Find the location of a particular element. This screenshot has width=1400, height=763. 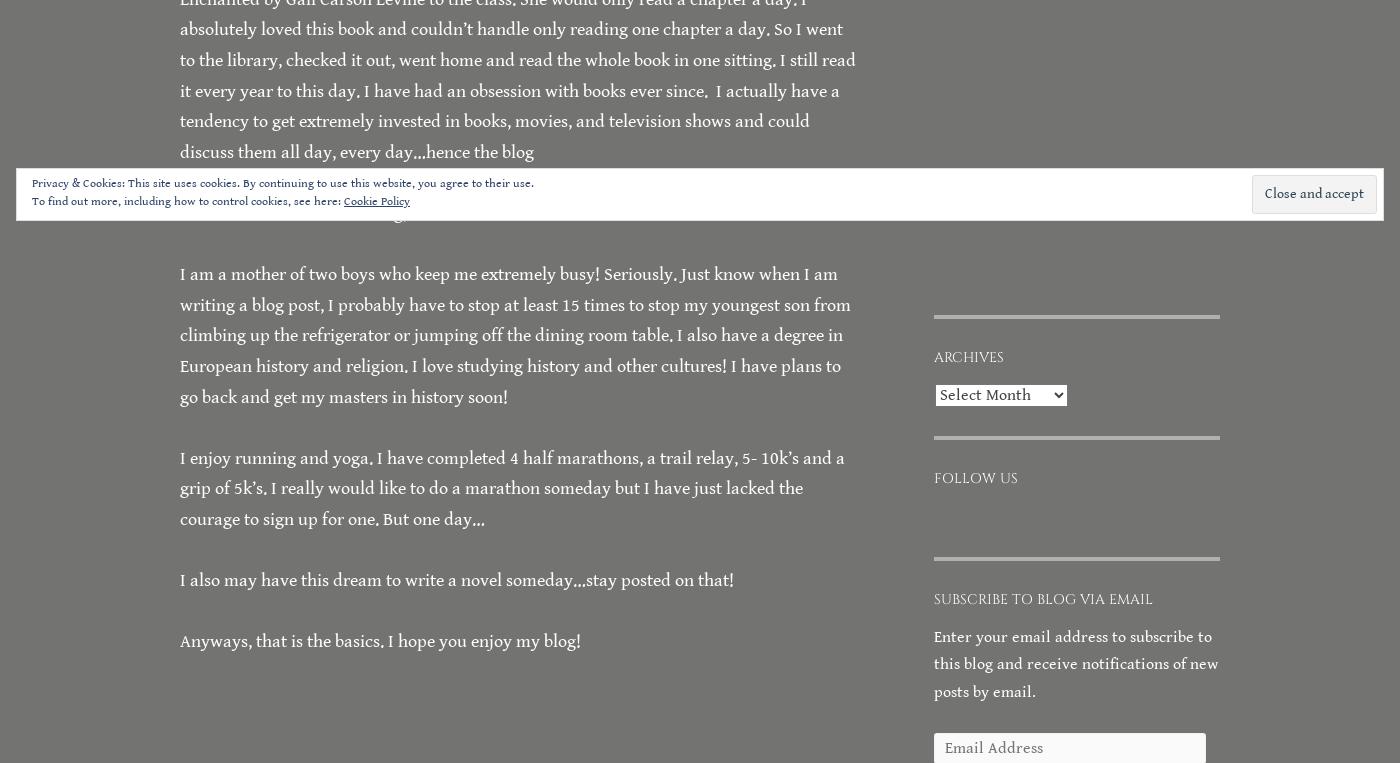

'I am a mother of two boys who keep me extremely busy! Seriously. Just know when I am writing a blog post, I probably have to stop at least 15 times to stop my youngest son from climbing up the refrigerator or jumping off the dining room table. I also have a degree in European history and religion. I love studying history and other cultures! I have plans to go back and get my masters in history soon!' is located at coordinates (515, 334).